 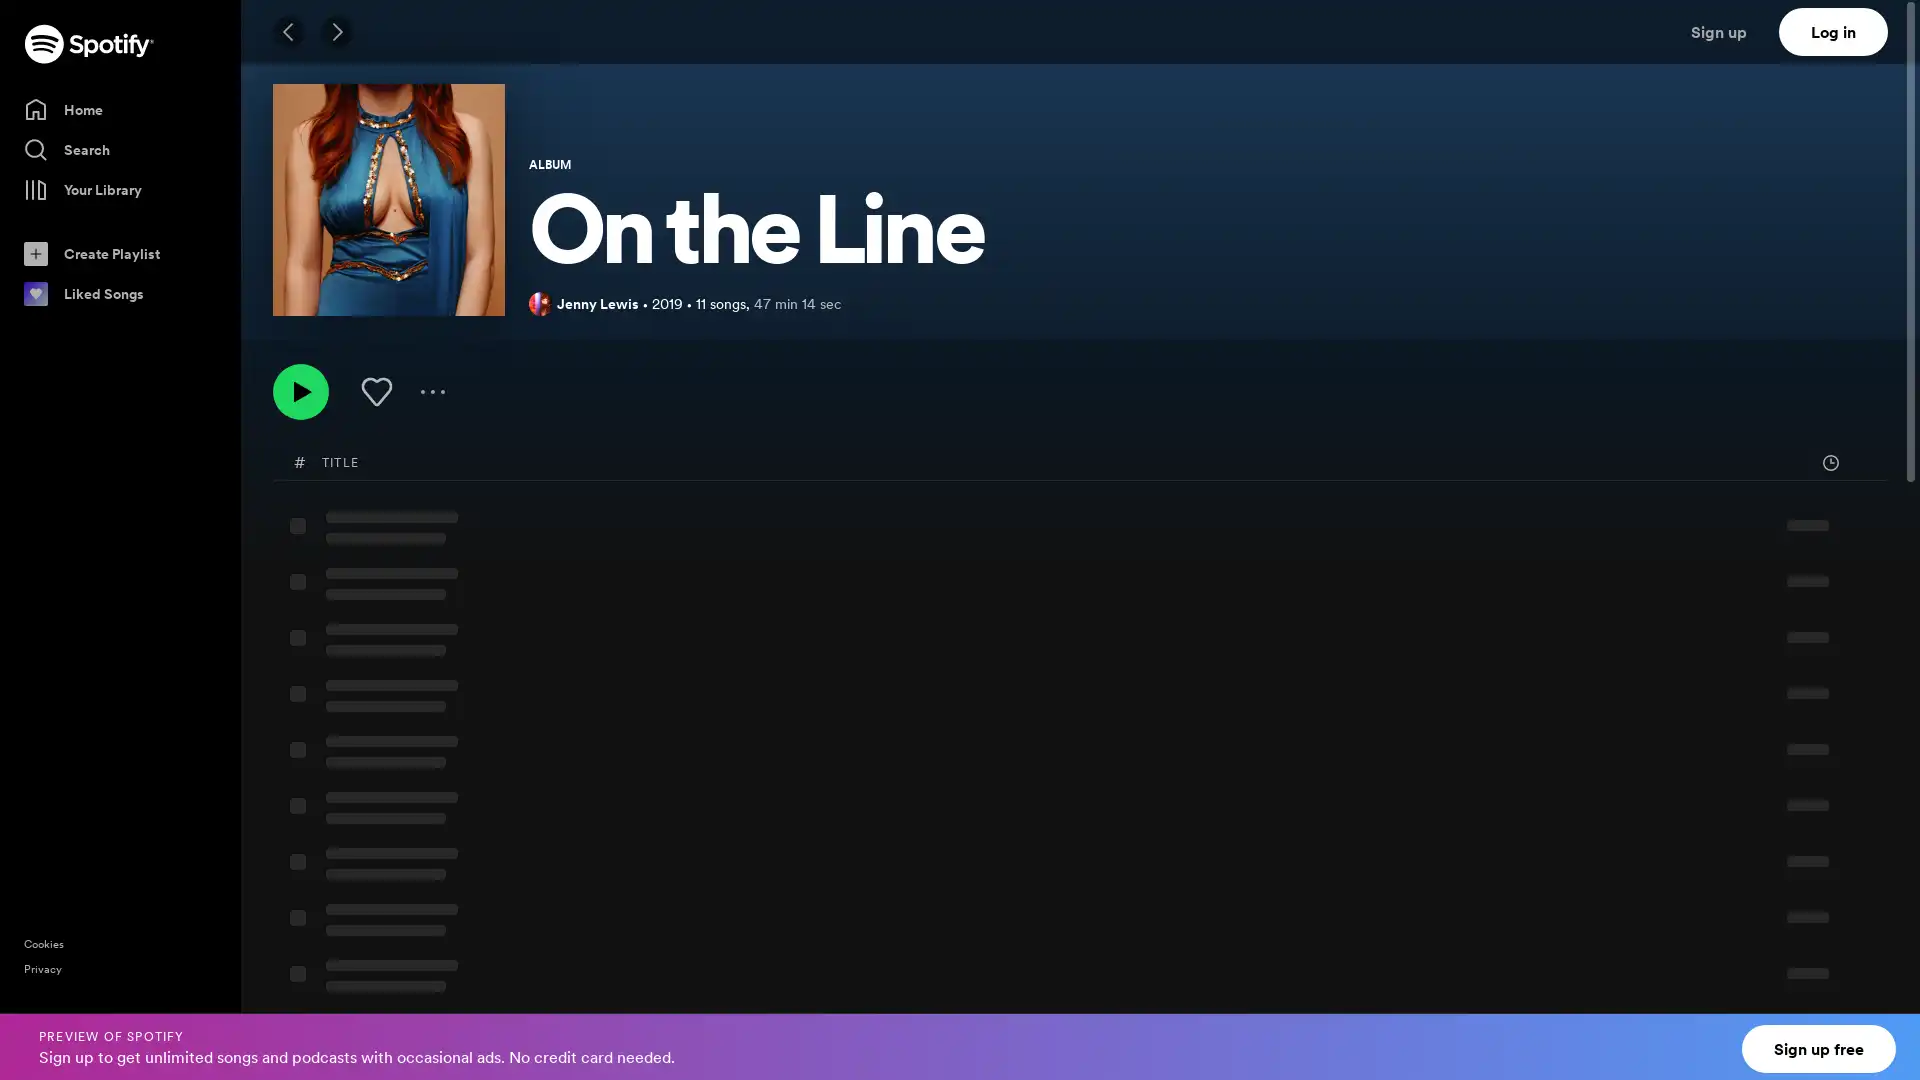 What do you see at coordinates (300, 392) in the screenshot?
I see `Play` at bounding box center [300, 392].